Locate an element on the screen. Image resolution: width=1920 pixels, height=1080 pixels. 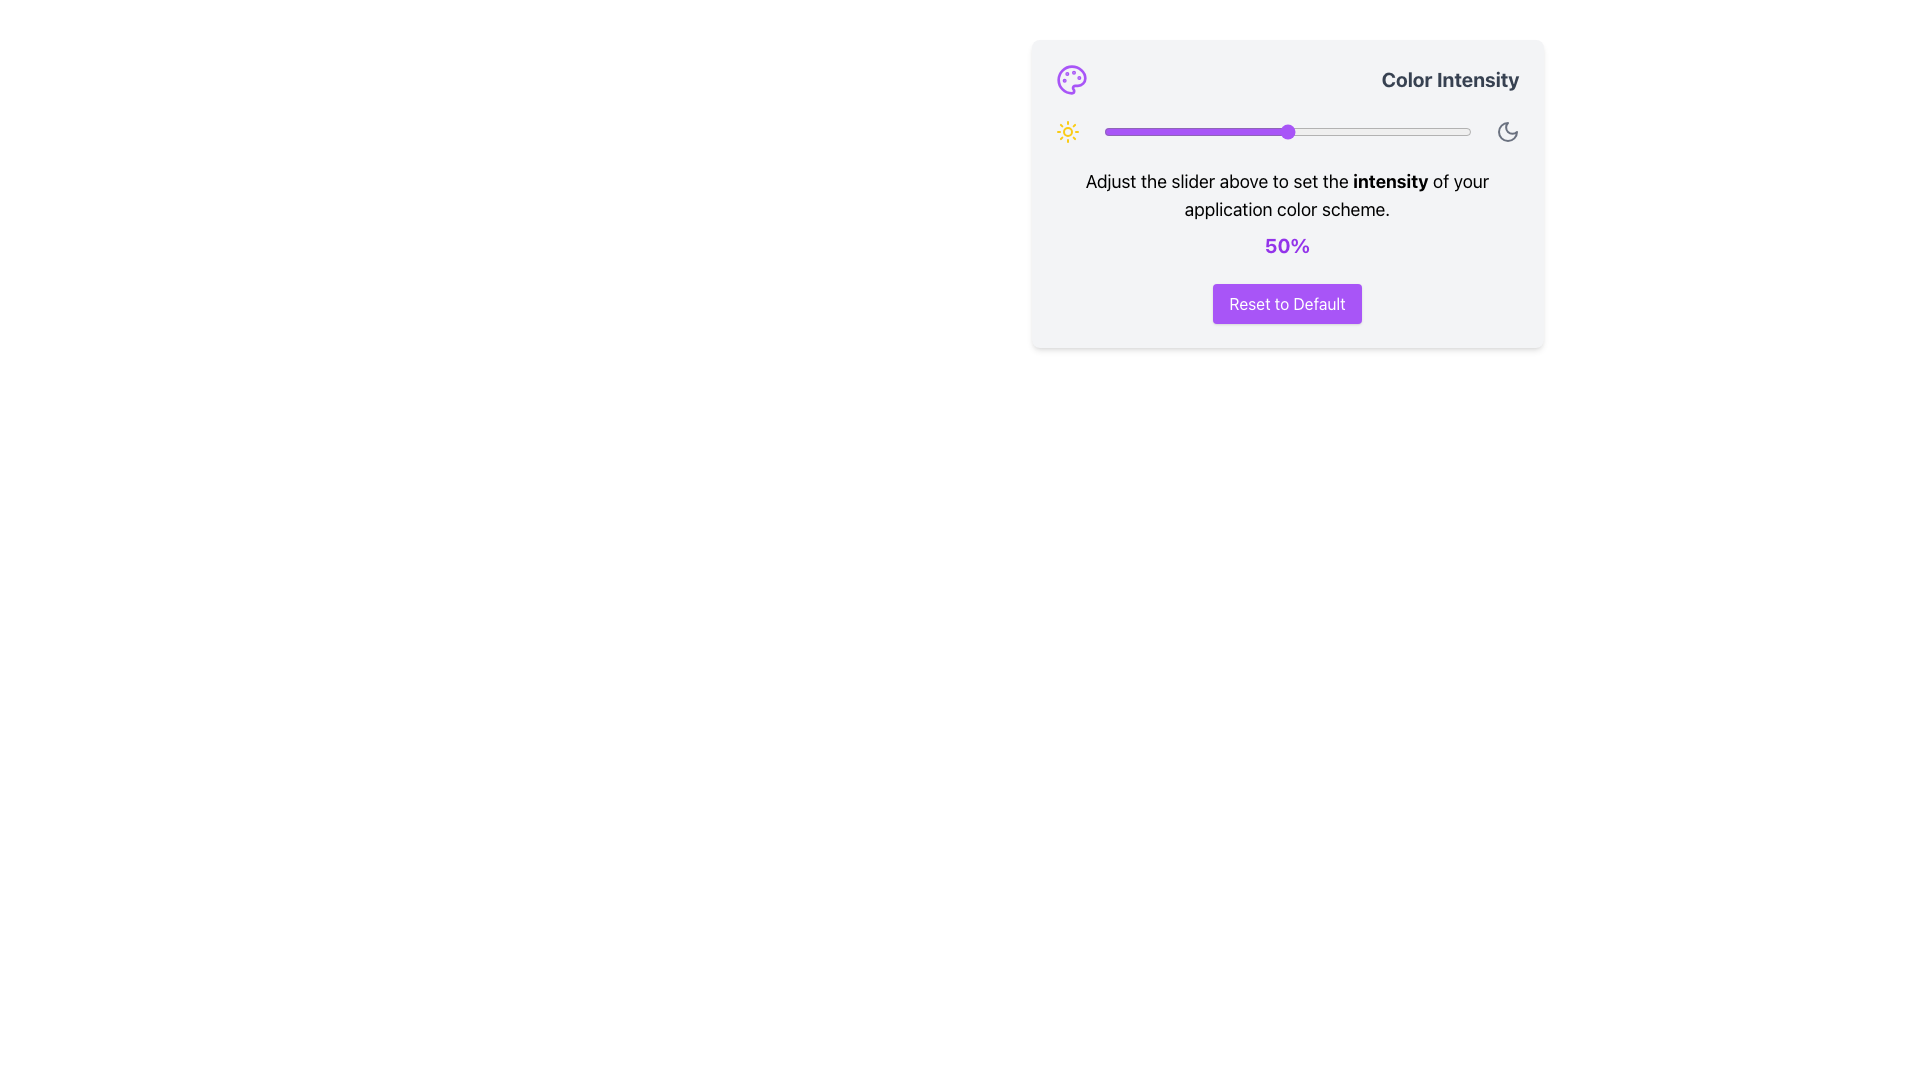
the instructional static text displaying 'Adjust the slider above to set the intensity of your application color scheme.' and the current intensity level '50%' is located at coordinates (1287, 213).